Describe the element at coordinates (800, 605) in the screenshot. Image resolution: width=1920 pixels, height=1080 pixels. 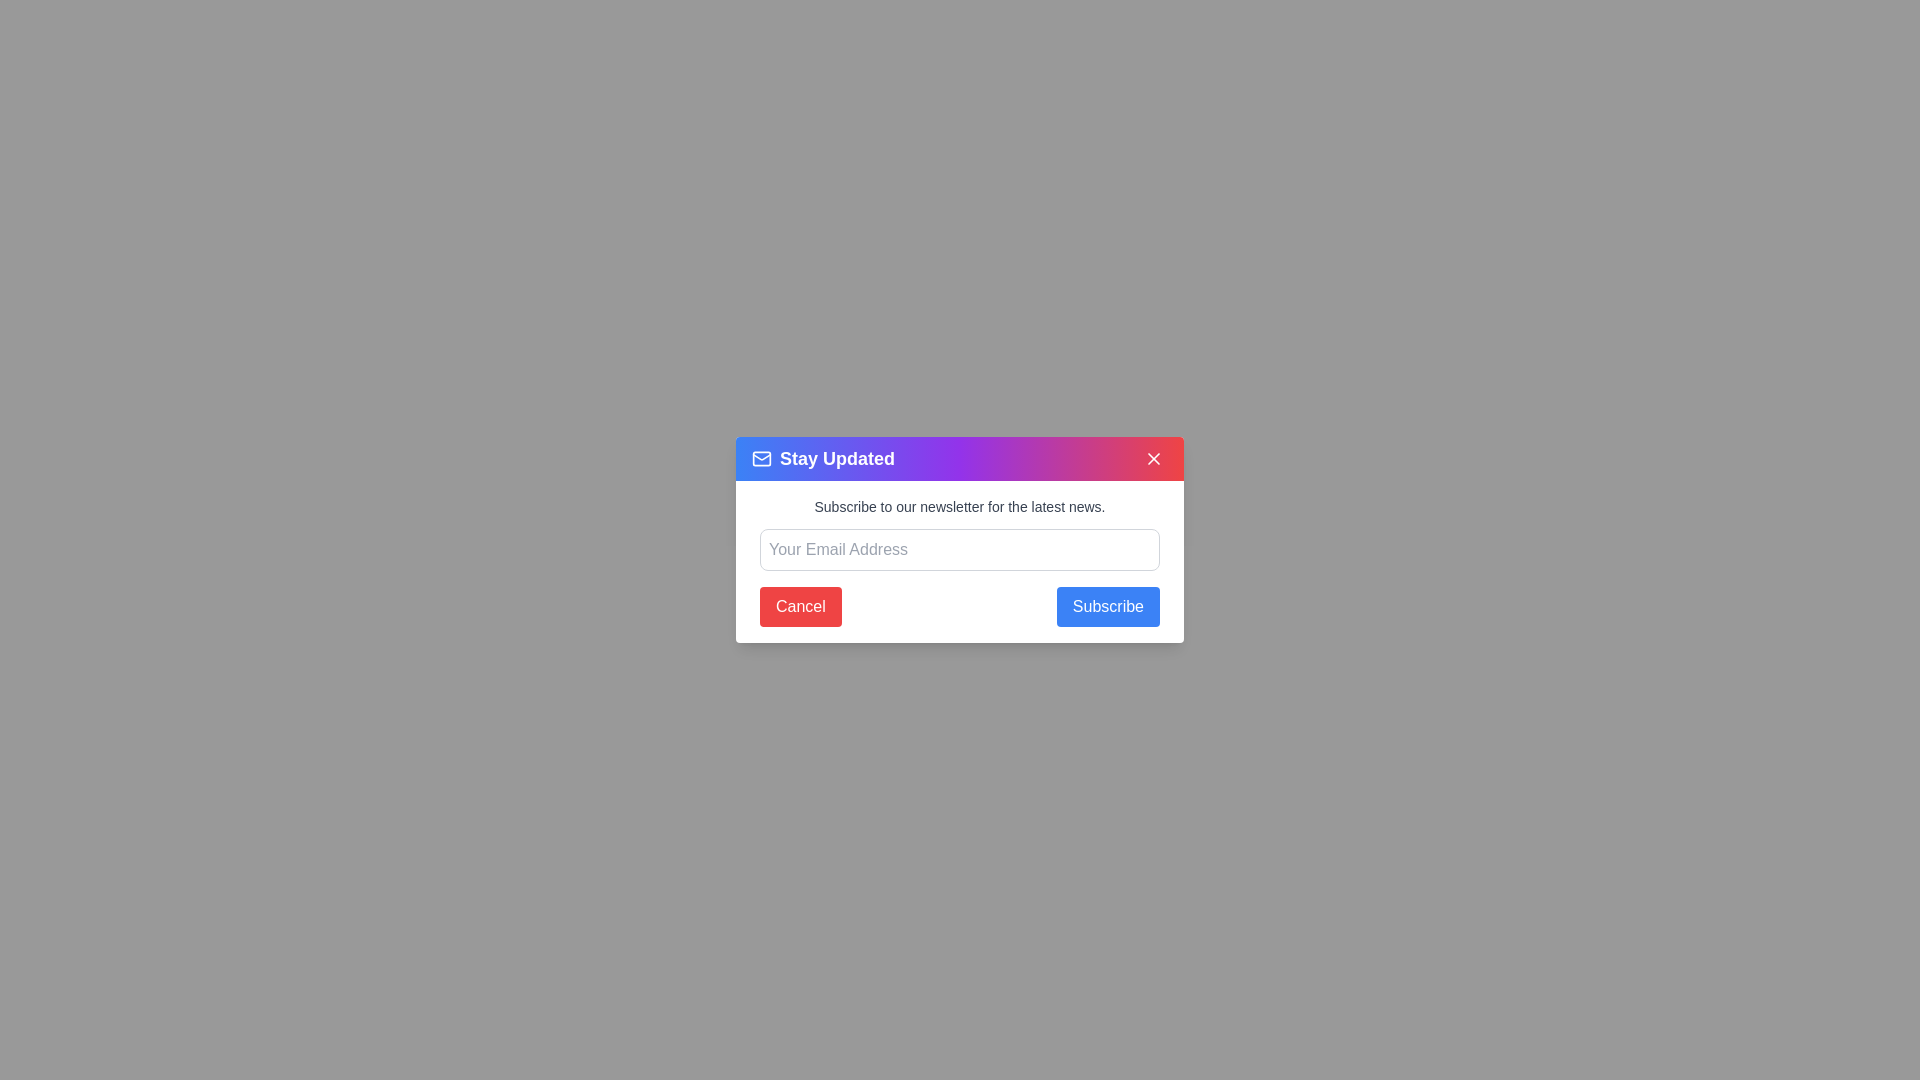
I see `the 'Cancel' button to cancel the operation` at that location.